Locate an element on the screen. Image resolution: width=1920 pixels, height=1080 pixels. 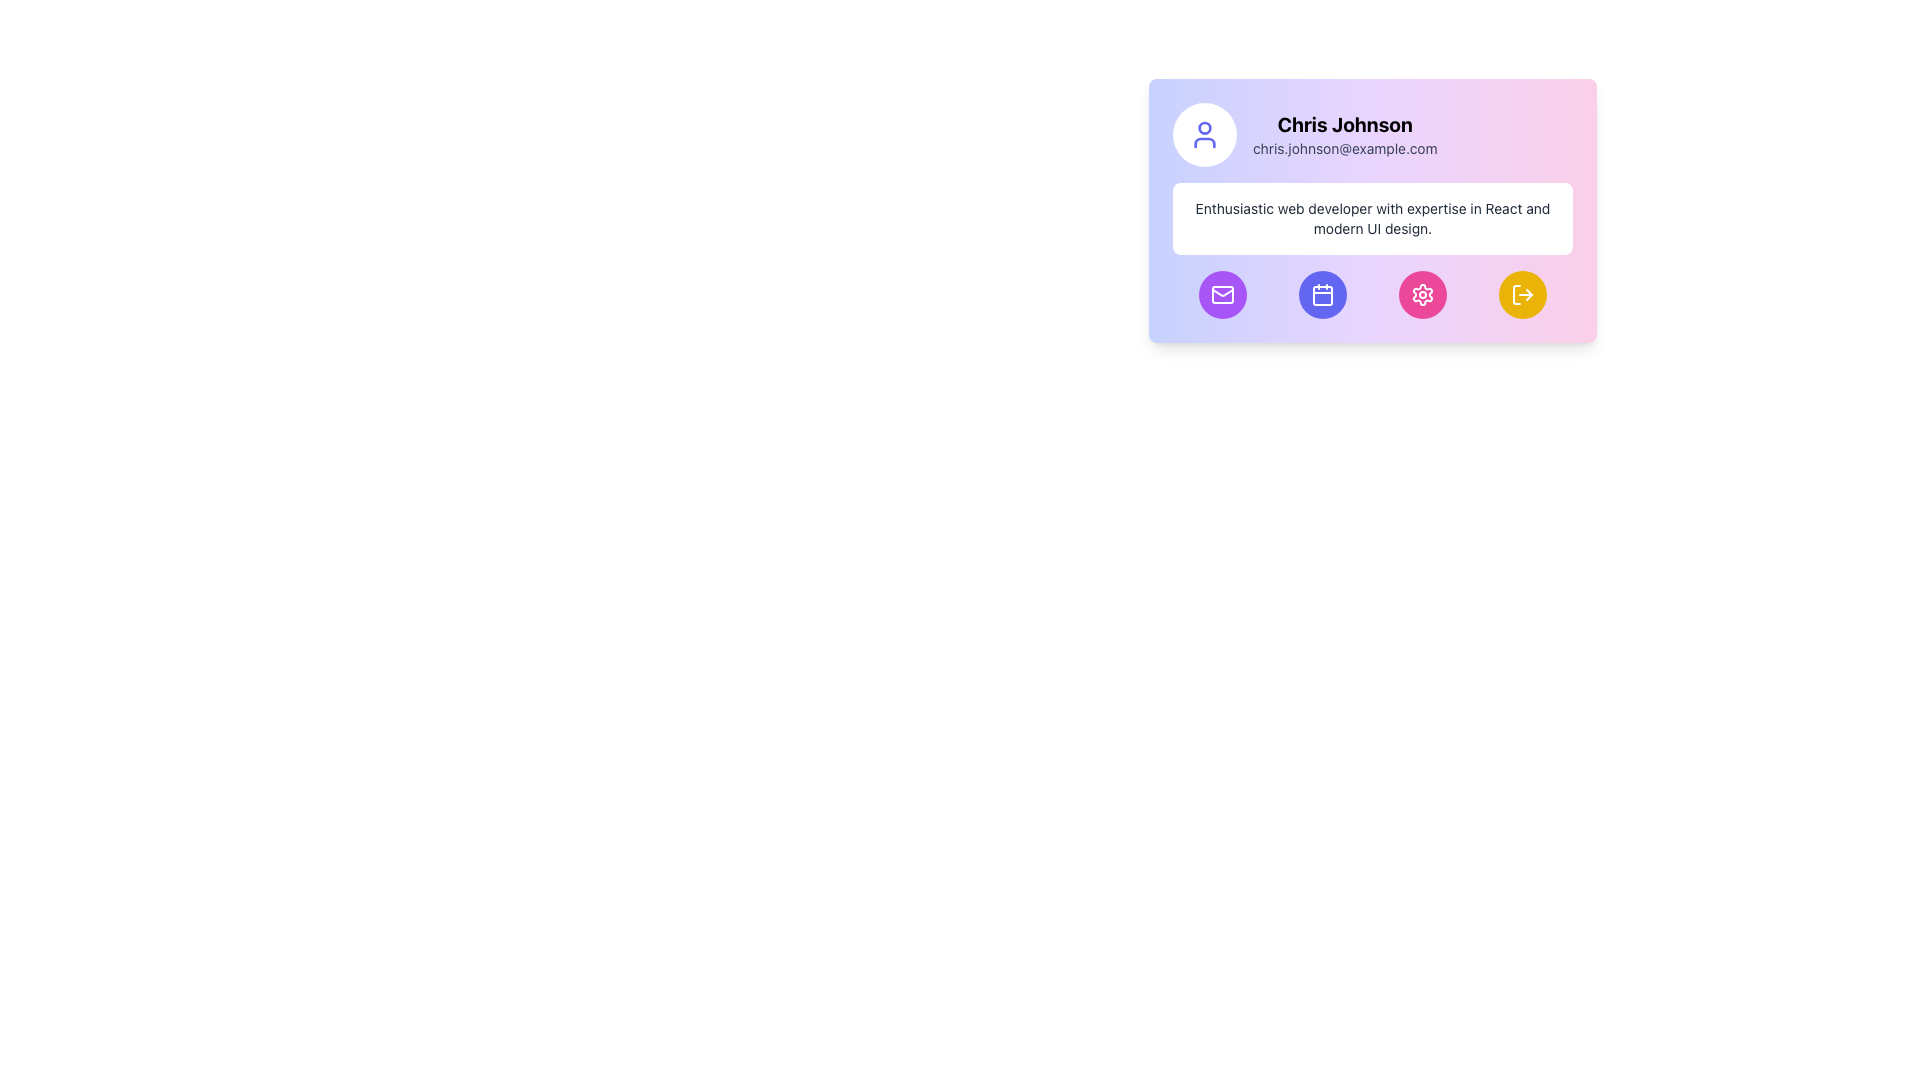
the second icon button in the horizontal row of four buttons, located between the purple mail icon button and the pink settings icon button is located at coordinates (1323, 294).